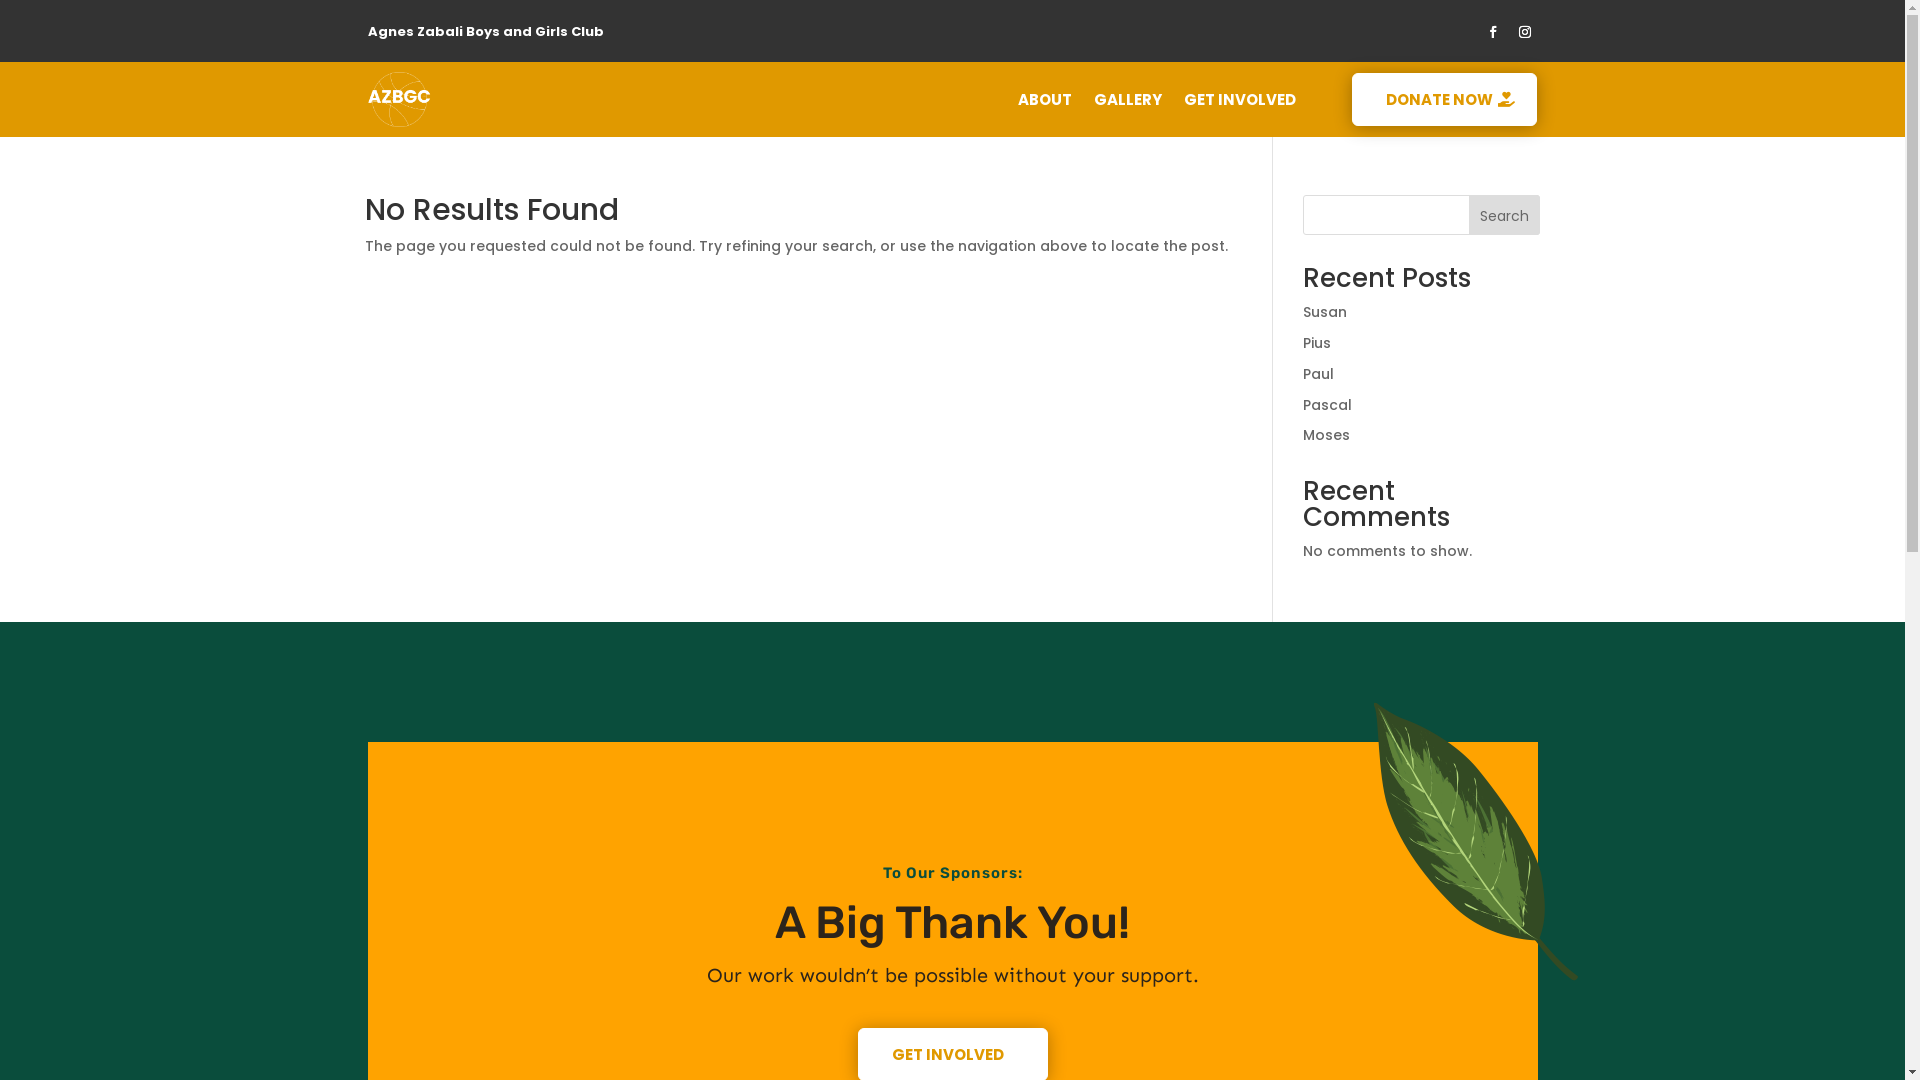 This screenshot has width=1920, height=1080. What do you see at coordinates (1504, 215) in the screenshot?
I see `'Search'` at bounding box center [1504, 215].